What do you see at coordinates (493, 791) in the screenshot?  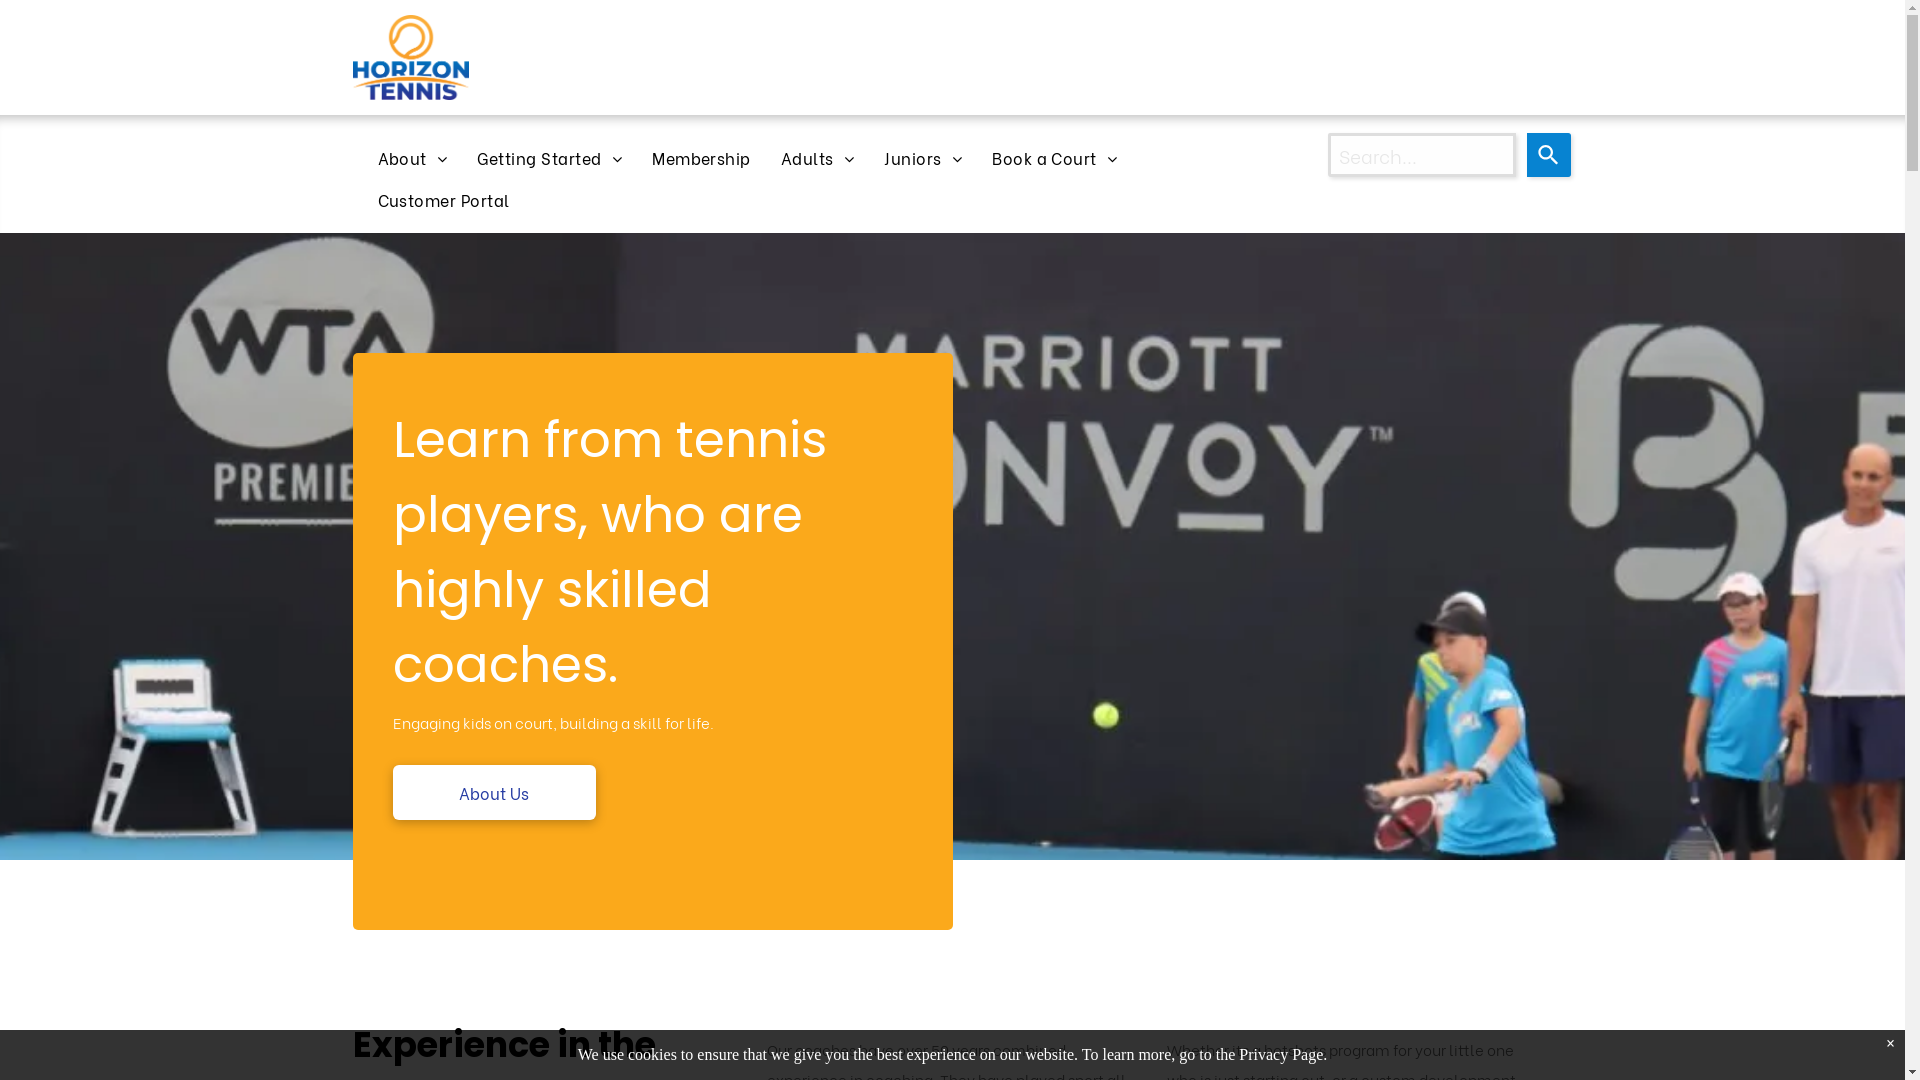 I see `'About Us'` at bounding box center [493, 791].